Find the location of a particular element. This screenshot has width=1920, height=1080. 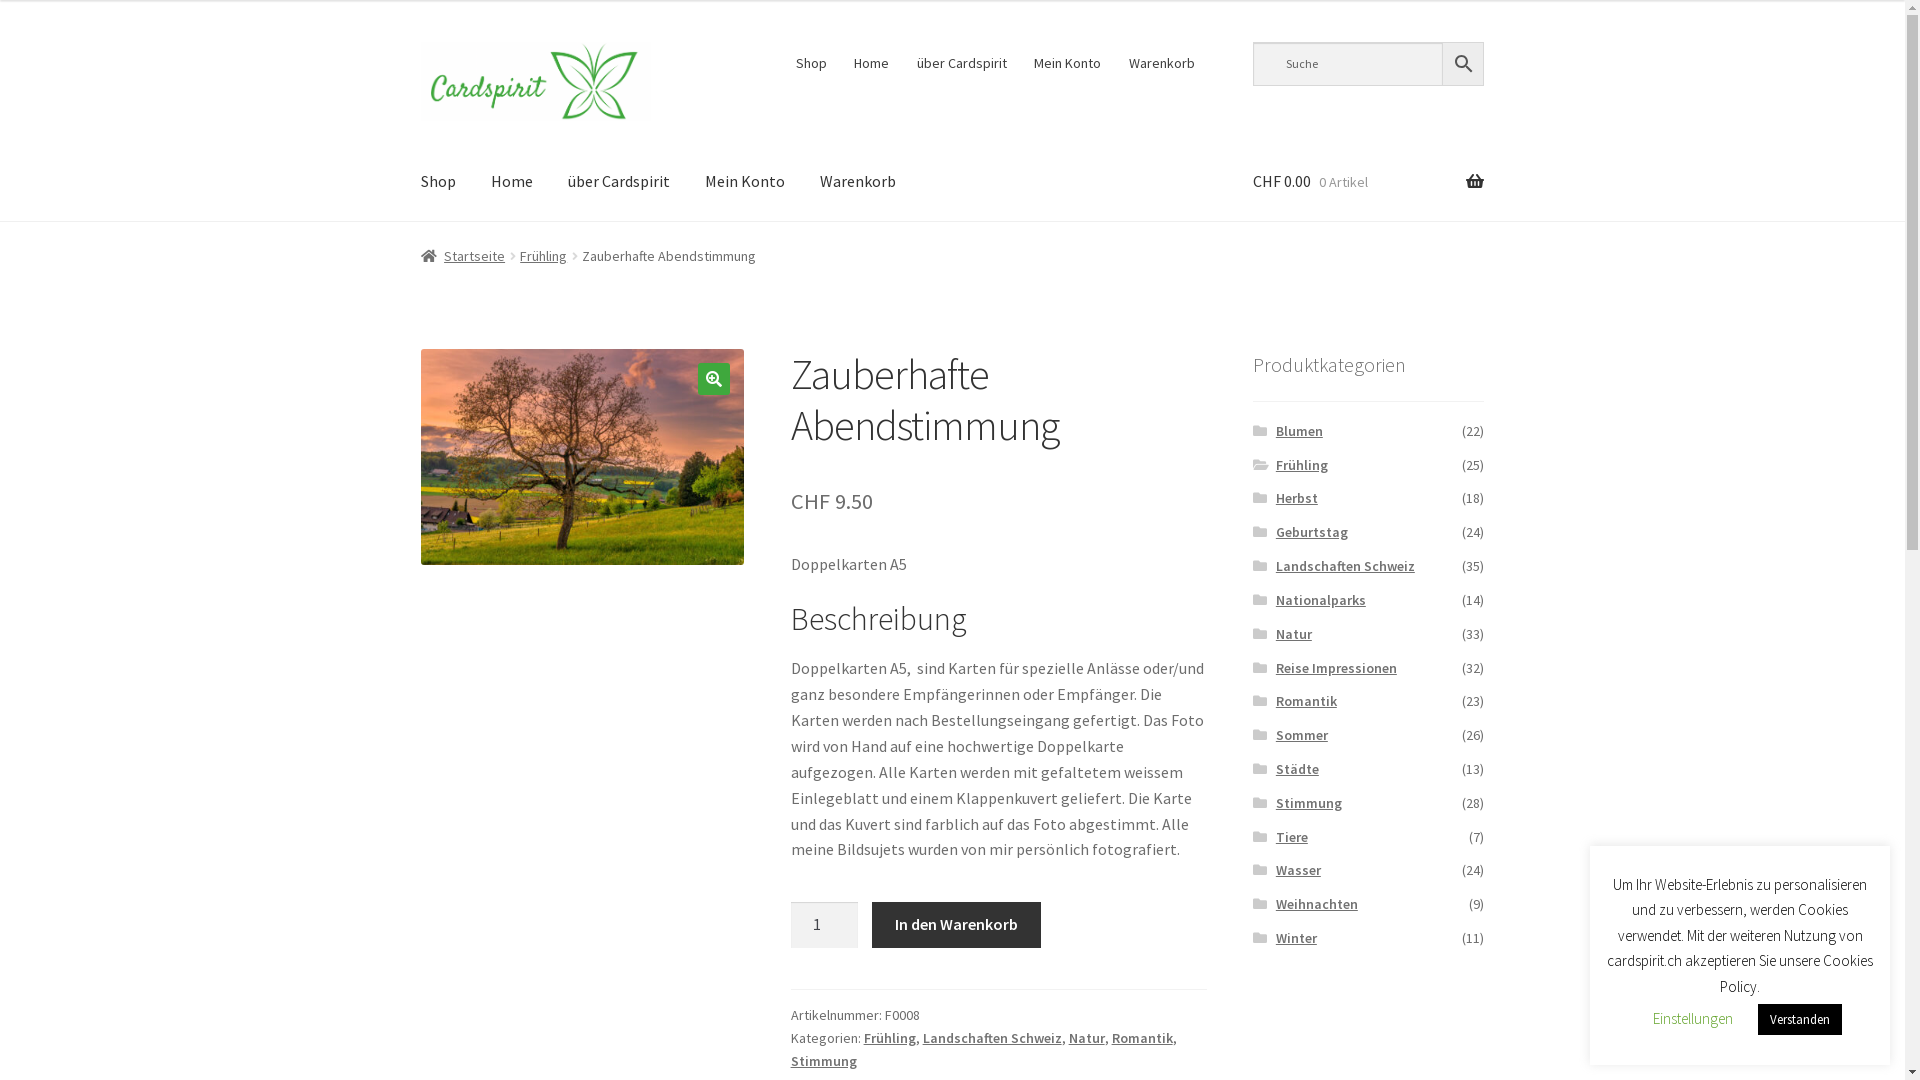

'Verstanden' is located at coordinates (1800, 1019).